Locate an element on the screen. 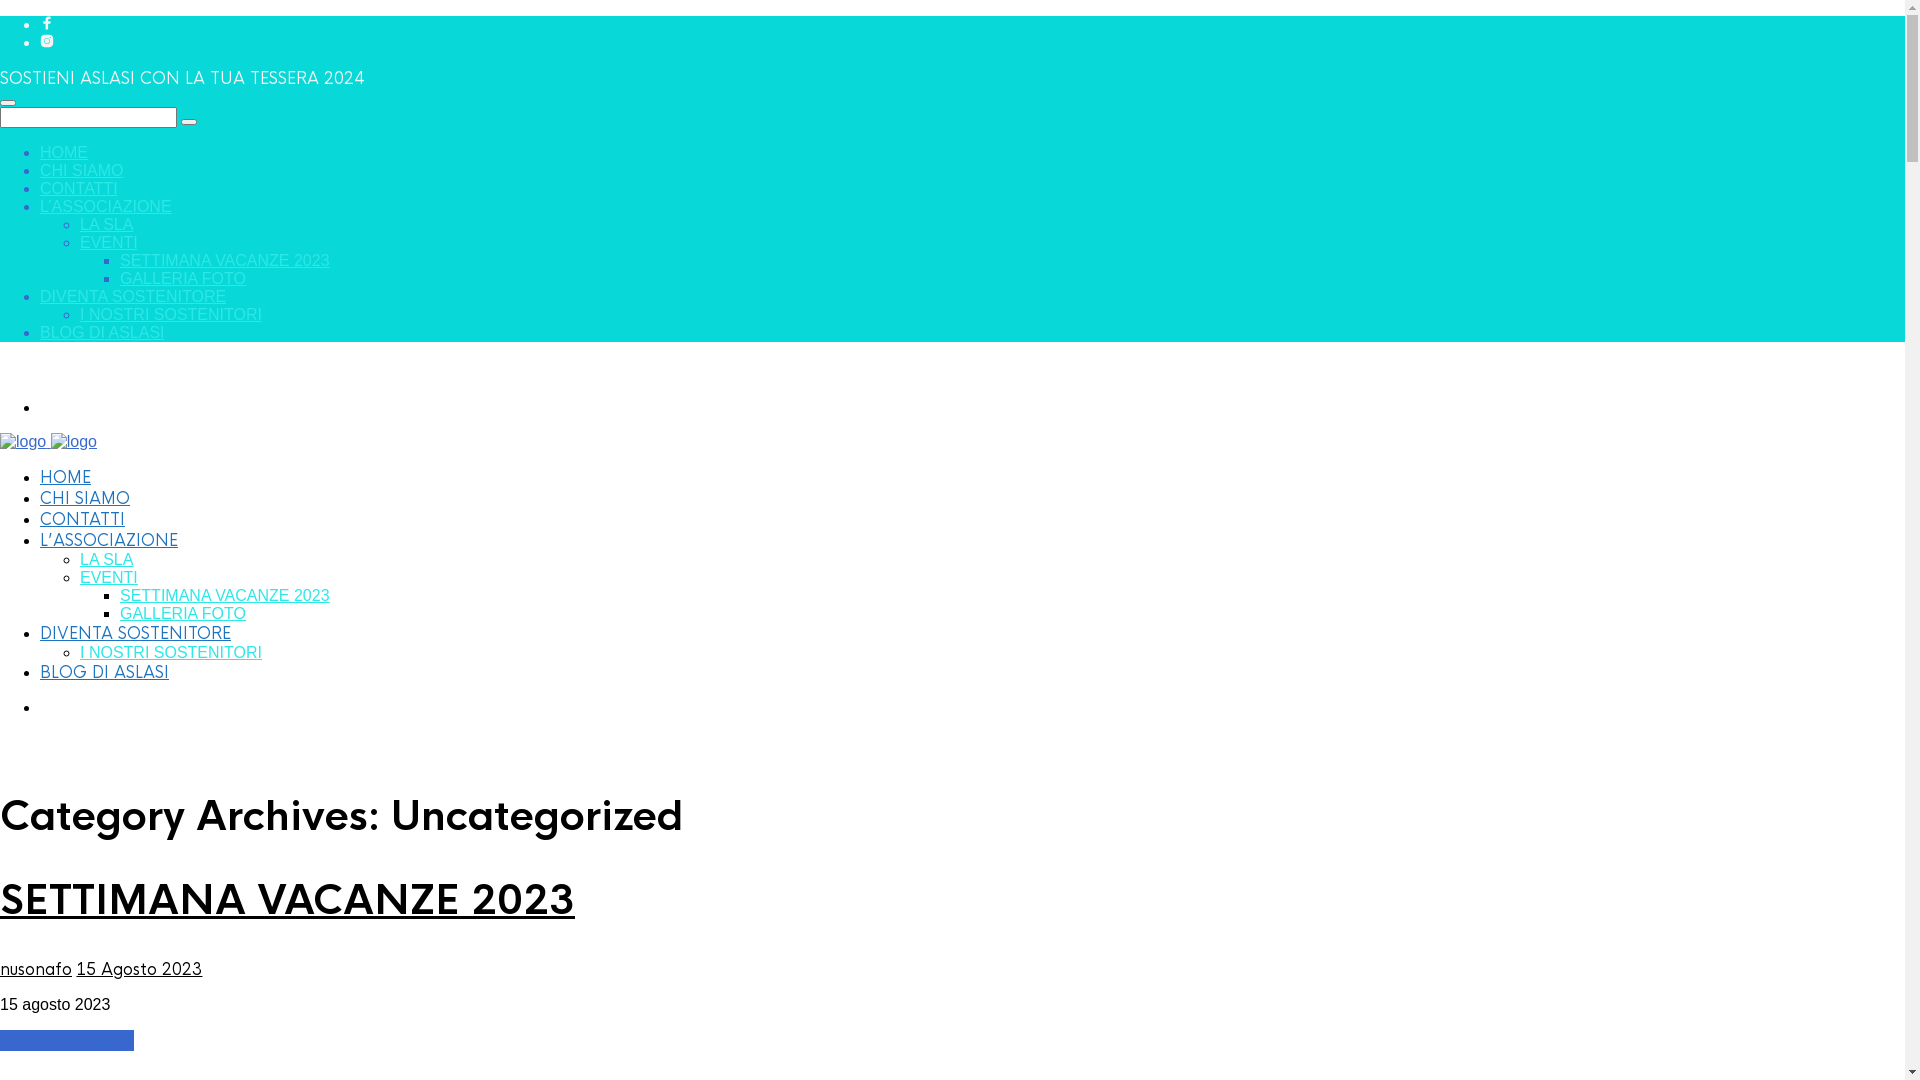  'EVENTI' is located at coordinates (108, 241).